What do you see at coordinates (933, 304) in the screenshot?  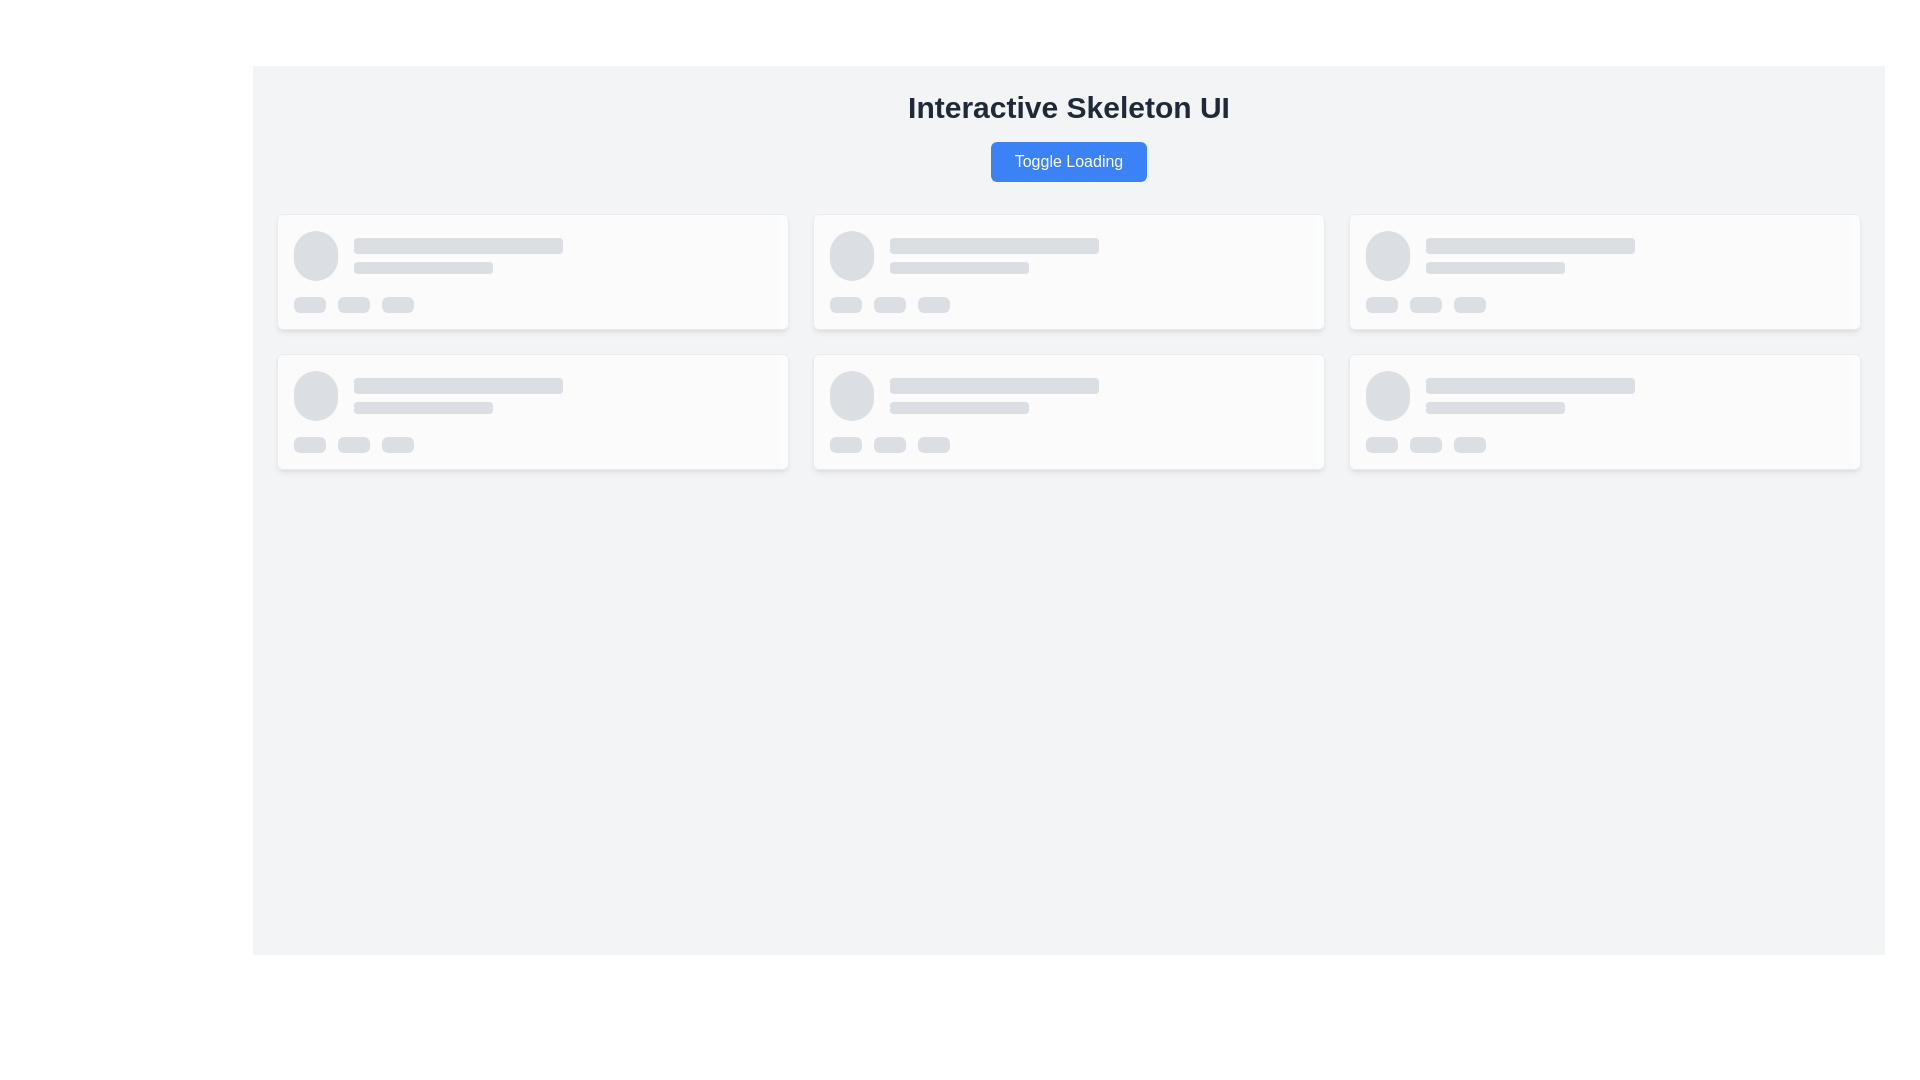 I see `the third button in a horizontal row of three similar buttons, which is currently disabled and serves as a non-interactive placeholder within a white card layout` at bounding box center [933, 304].